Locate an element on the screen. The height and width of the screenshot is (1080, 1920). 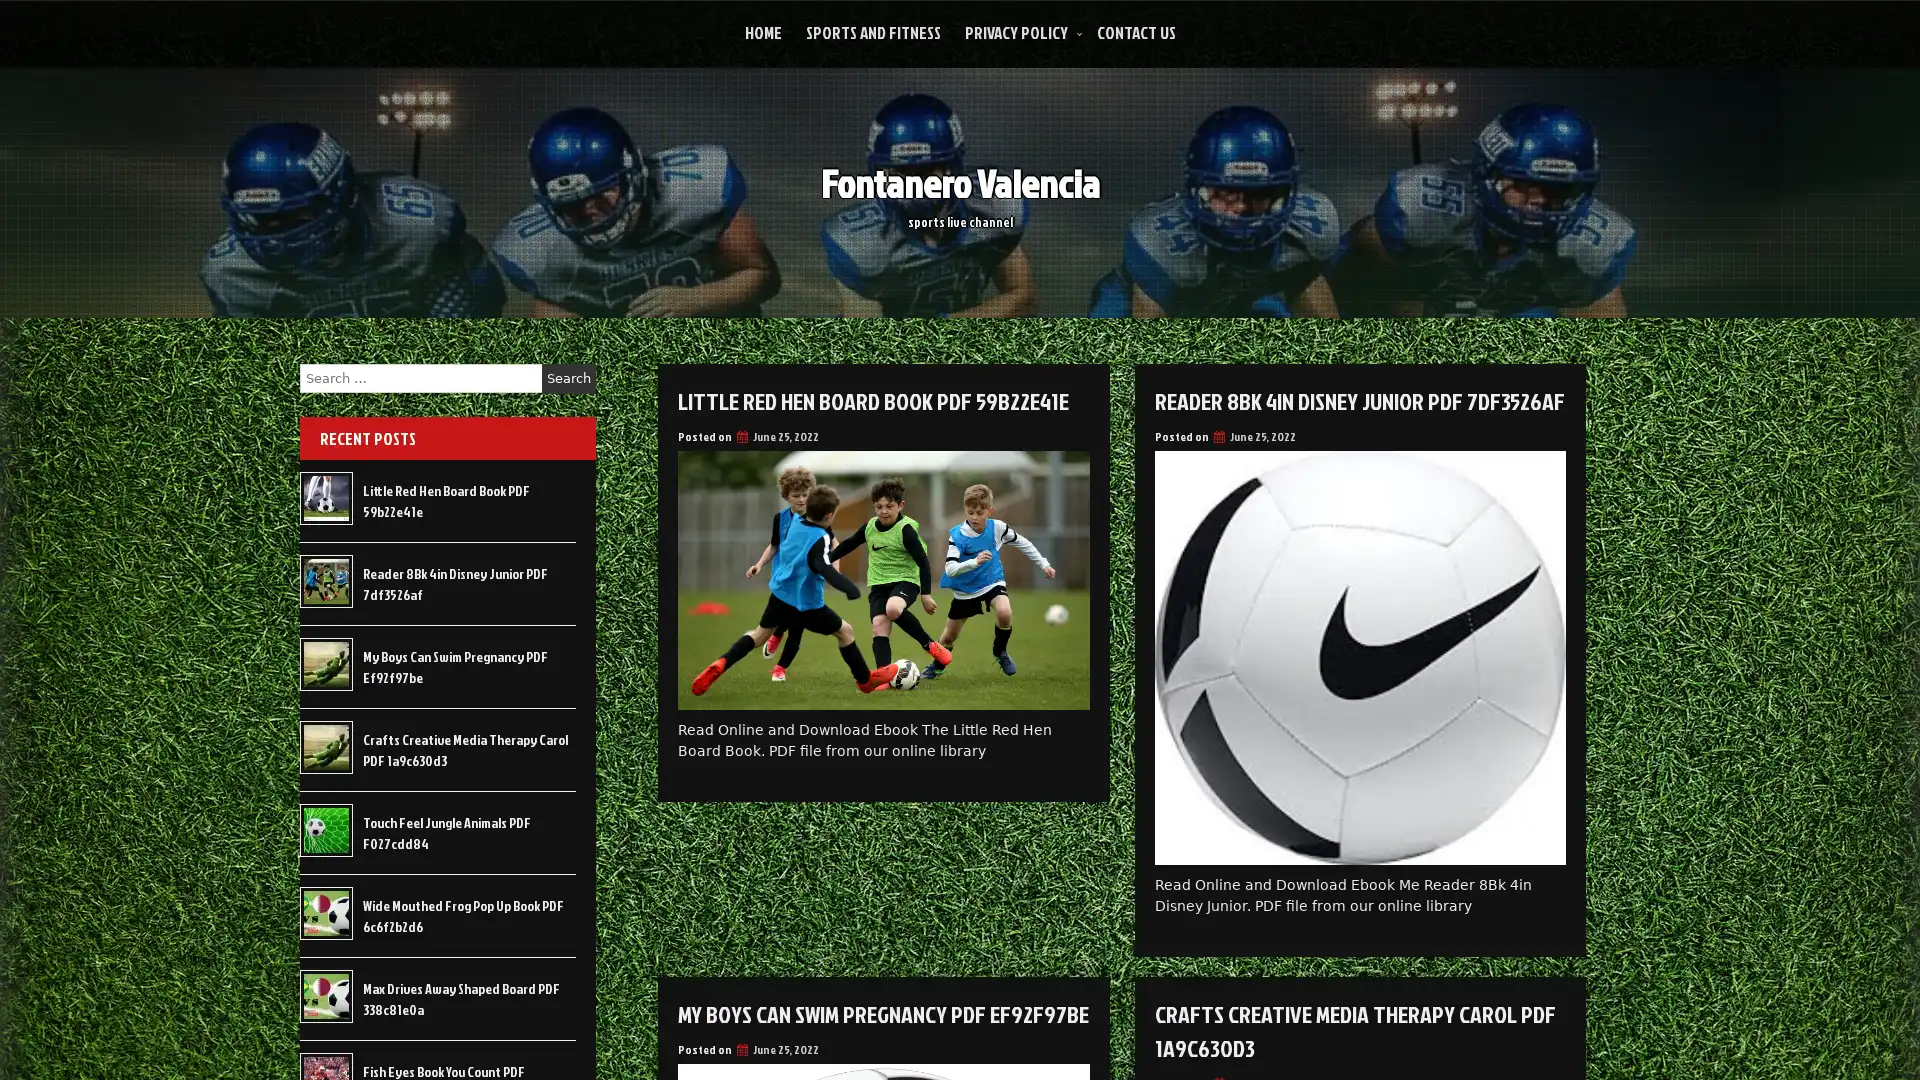
Search is located at coordinates (568, 378).